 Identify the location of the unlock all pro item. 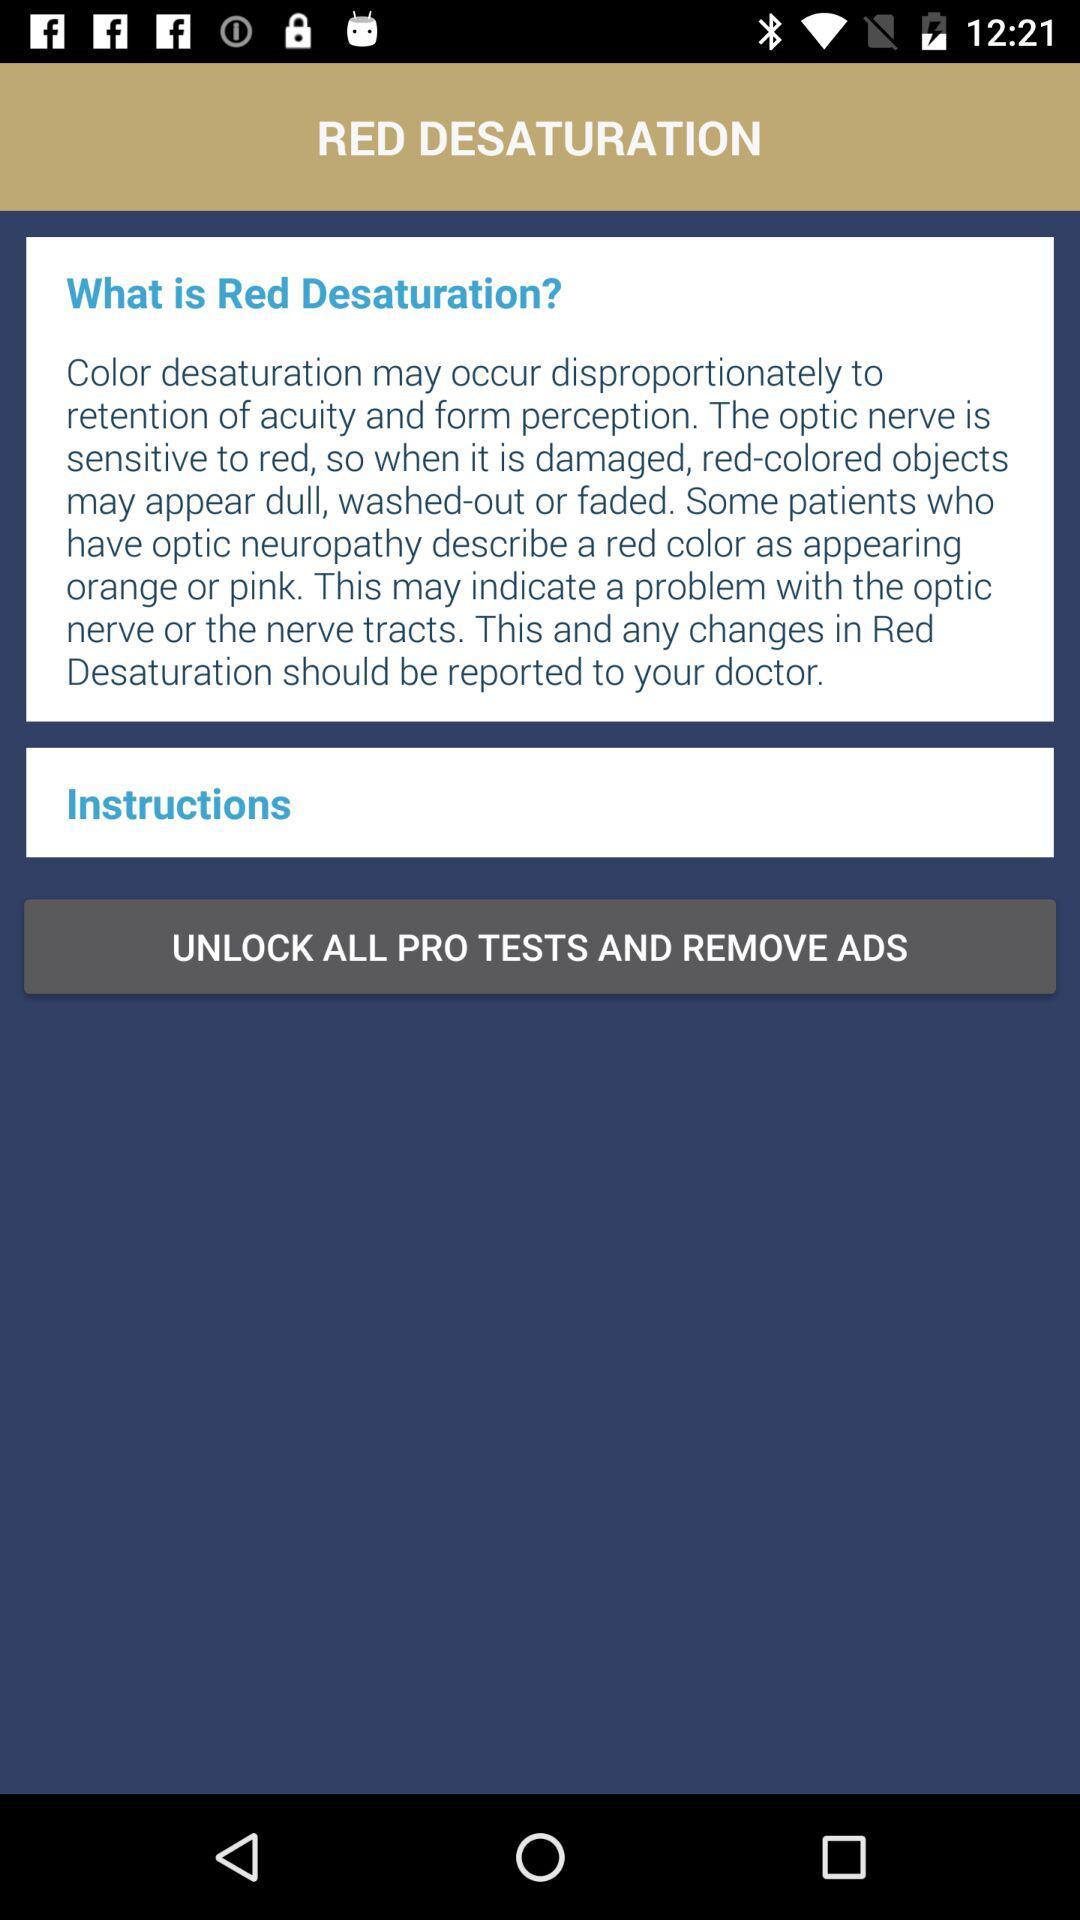
(540, 945).